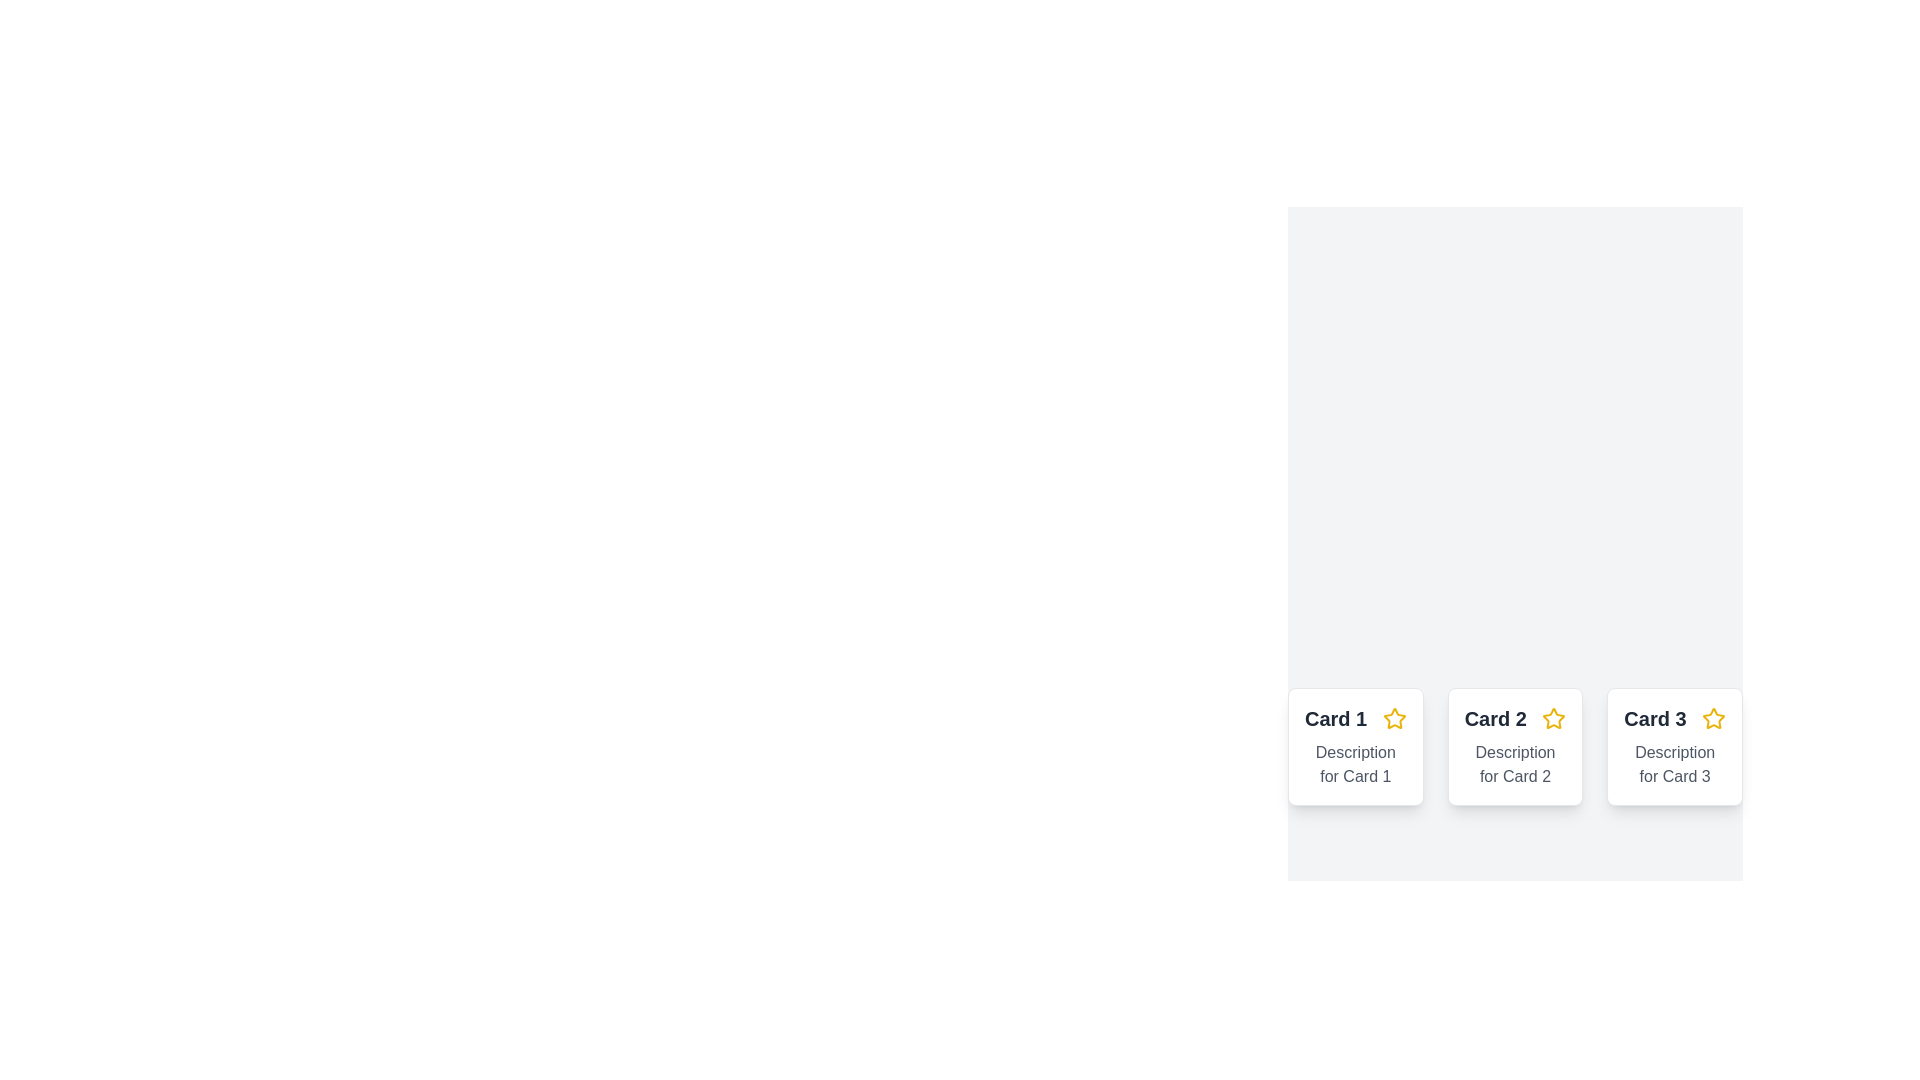 Image resolution: width=1920 pixels, height=1080 pixels. Describe the element at coordinates (1553, 717) in the screenshot. I see `the star icon located at the top of the second card from the left` at that location.